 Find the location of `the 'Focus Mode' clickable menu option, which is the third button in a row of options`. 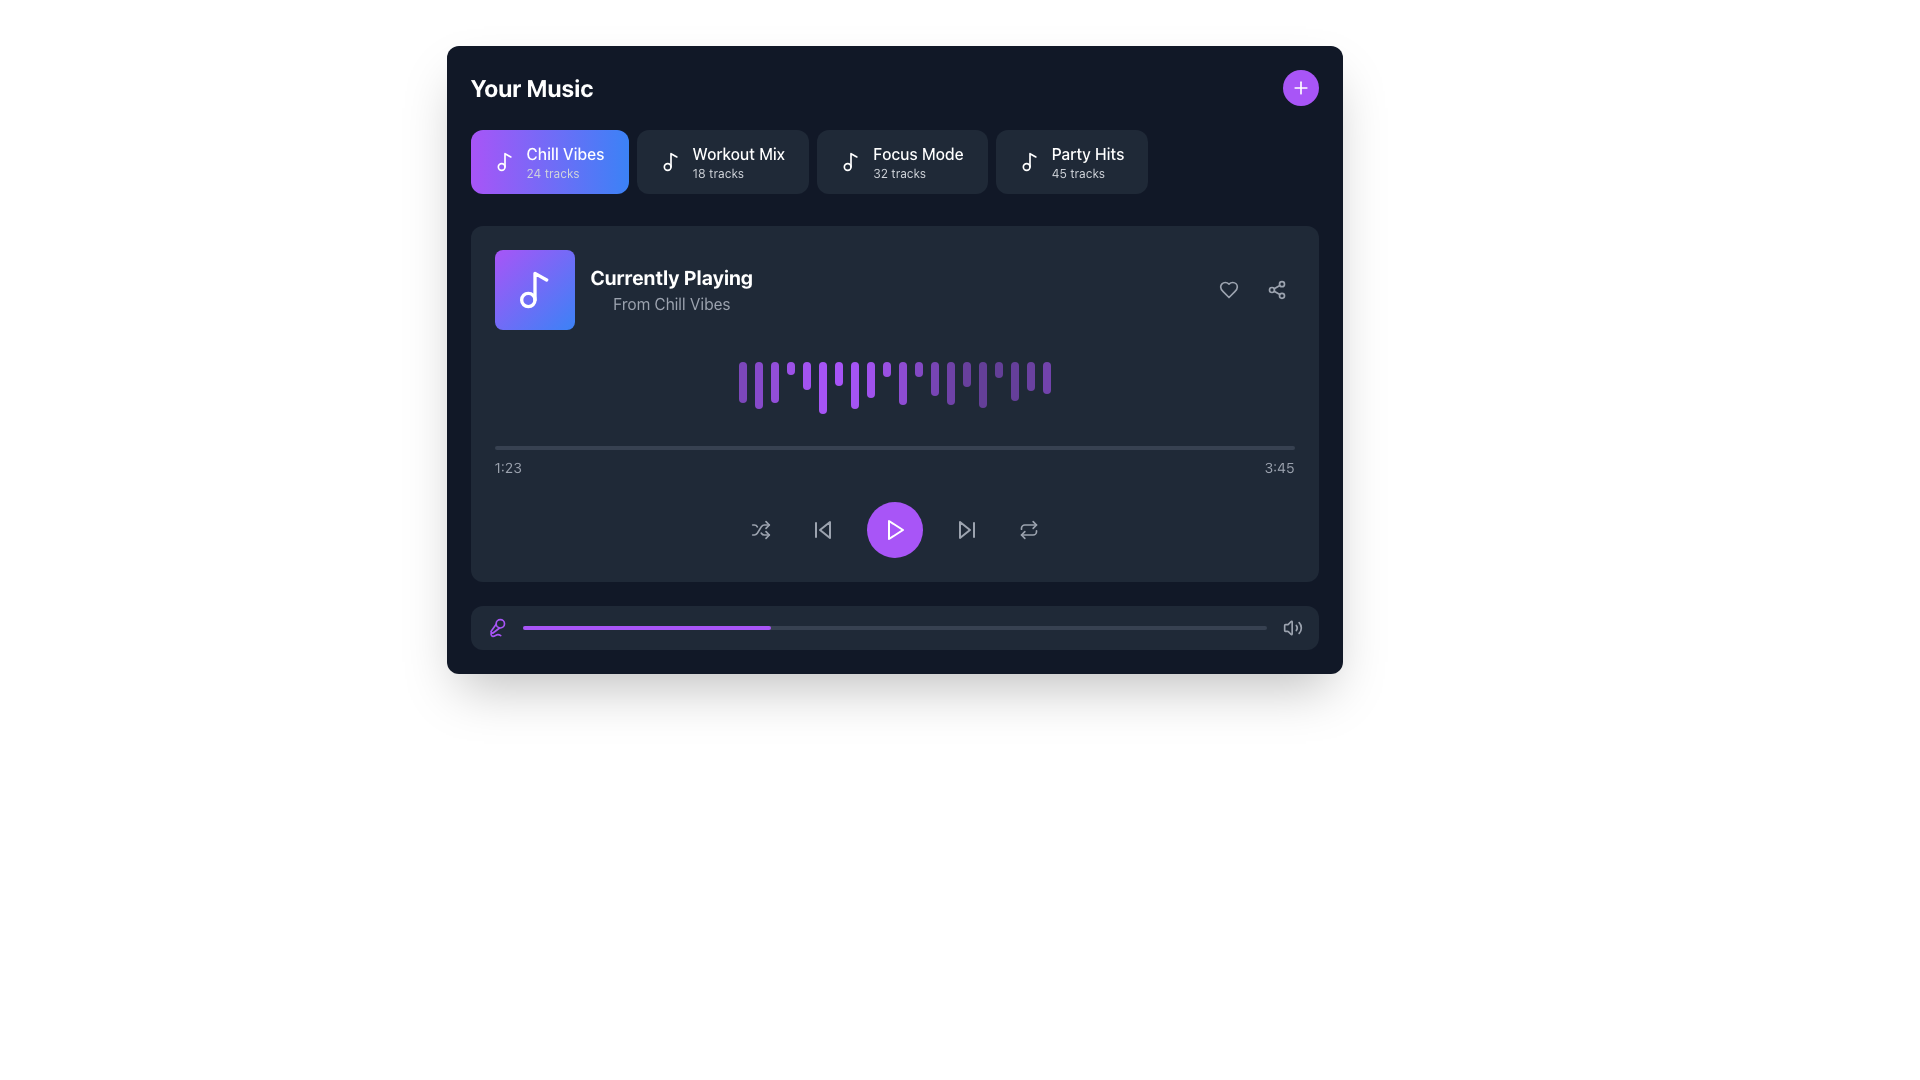

the 'Focus Mode' clickable menu option, which is the third button in a row of options is located at coordinates (917, 161).